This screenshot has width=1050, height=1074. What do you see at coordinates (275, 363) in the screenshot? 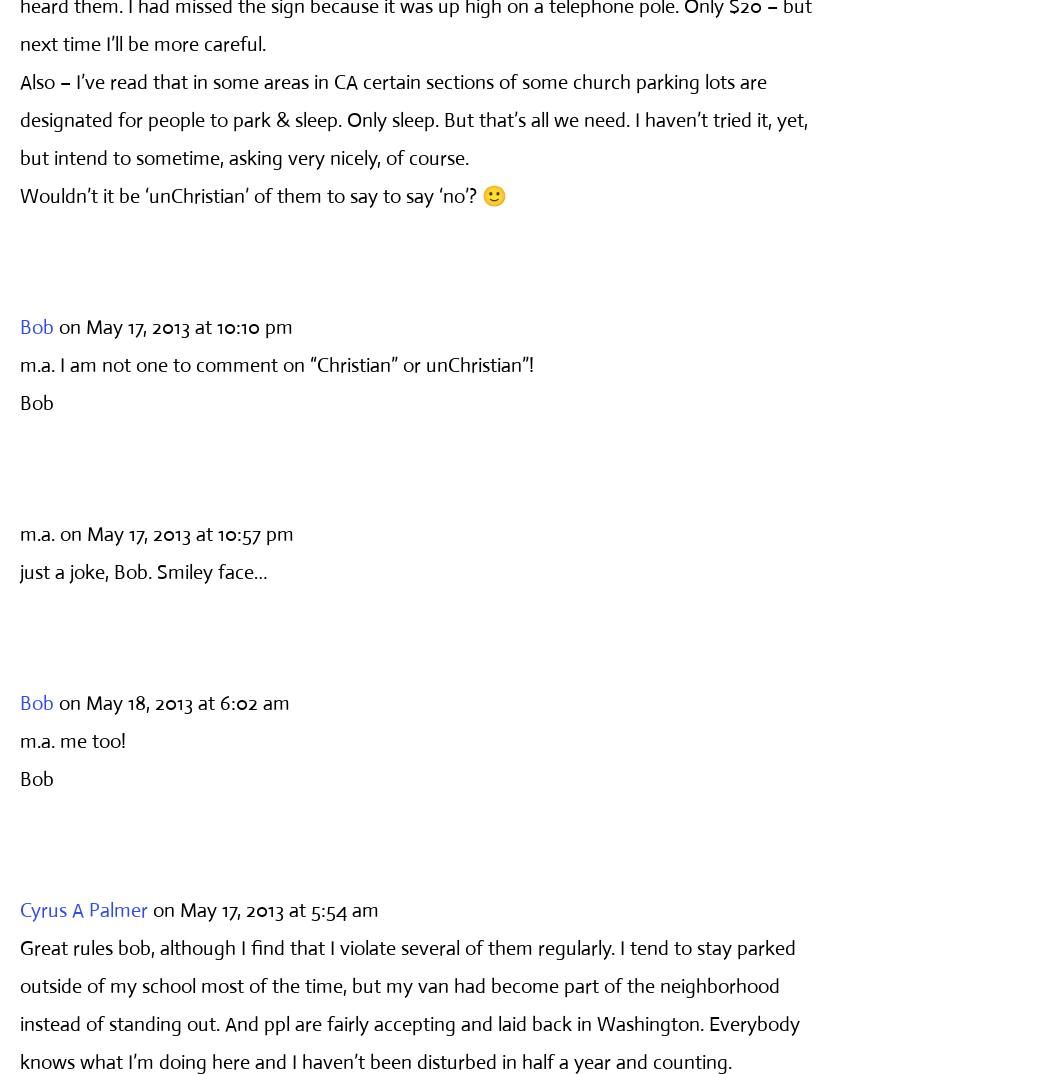
I see `'m.a. I am not one to comment on “Christian” or unChristian”!'` at bounding box center [275, 363].